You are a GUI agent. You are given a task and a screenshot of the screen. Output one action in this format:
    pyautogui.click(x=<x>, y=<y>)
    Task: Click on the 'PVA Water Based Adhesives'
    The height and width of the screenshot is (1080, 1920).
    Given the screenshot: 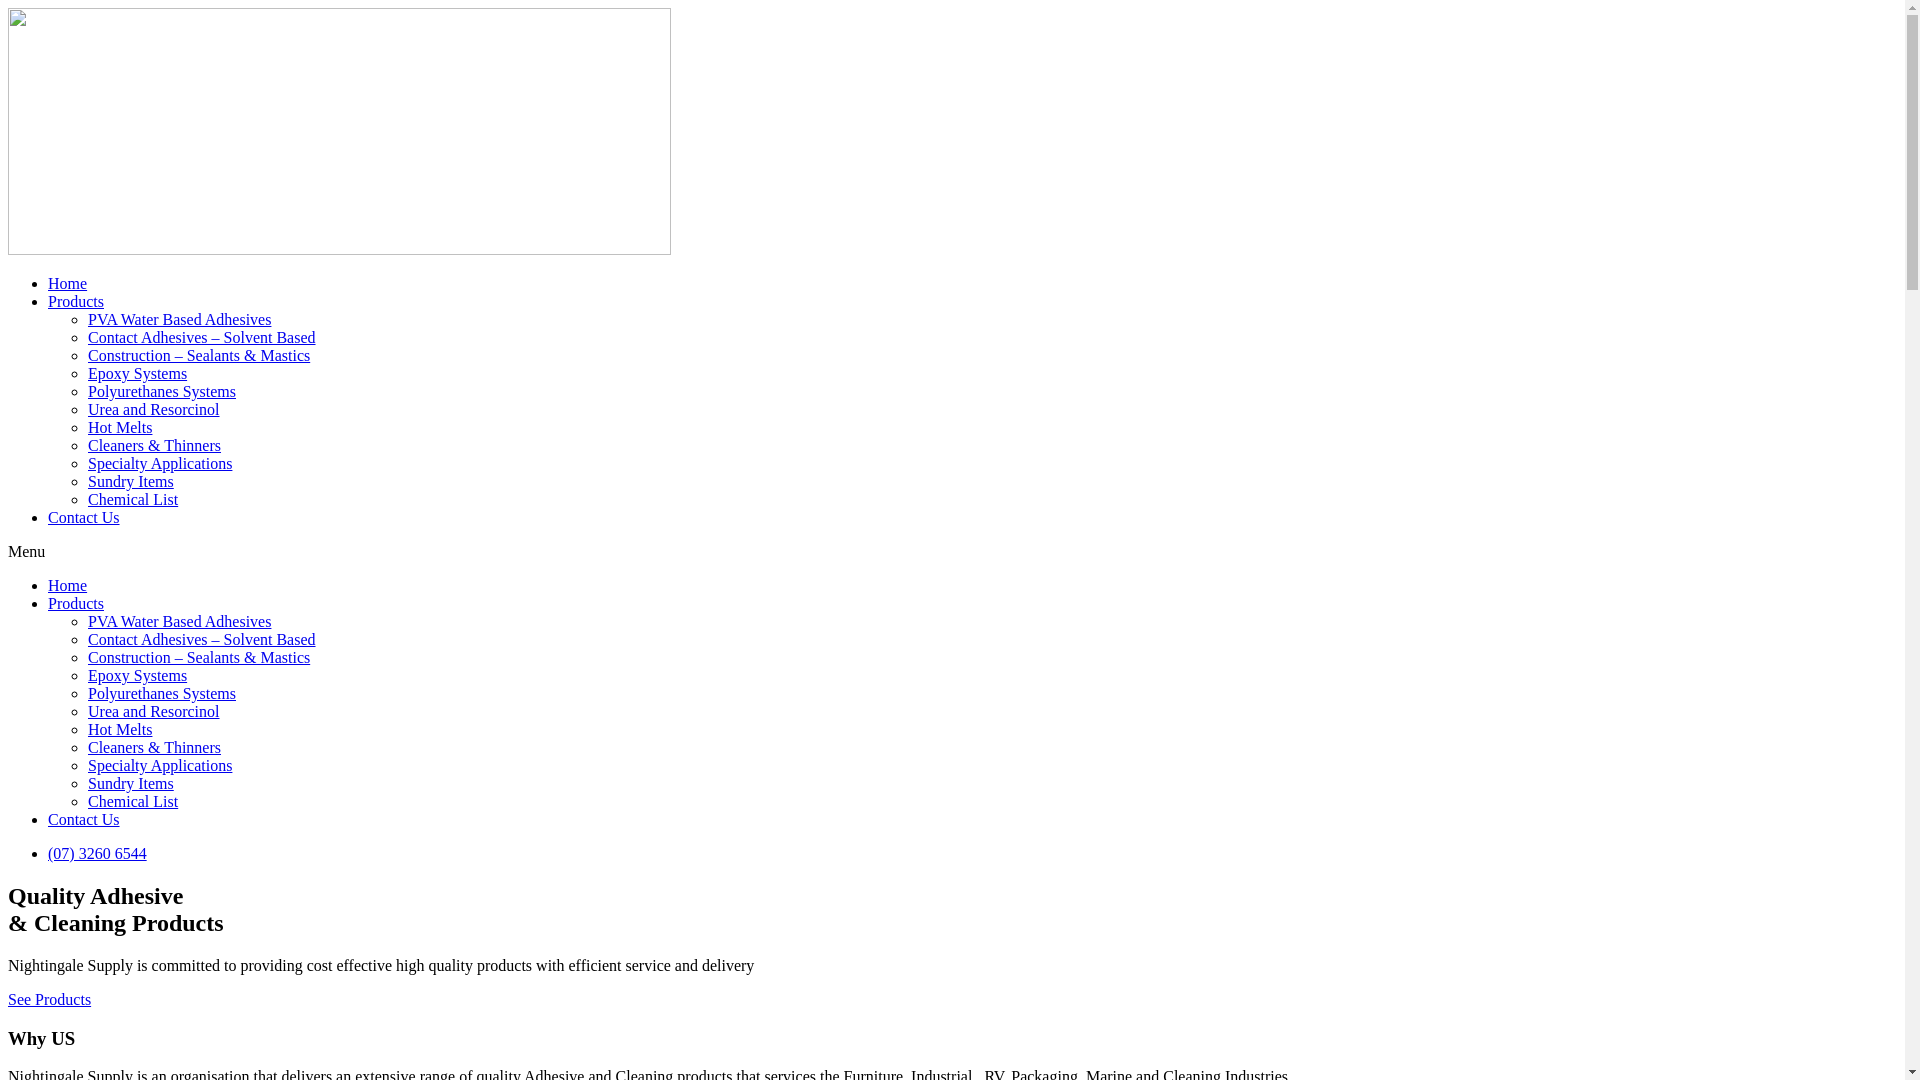 What is the action you would take?
    pyautogui.click(x=179, y=620)
    